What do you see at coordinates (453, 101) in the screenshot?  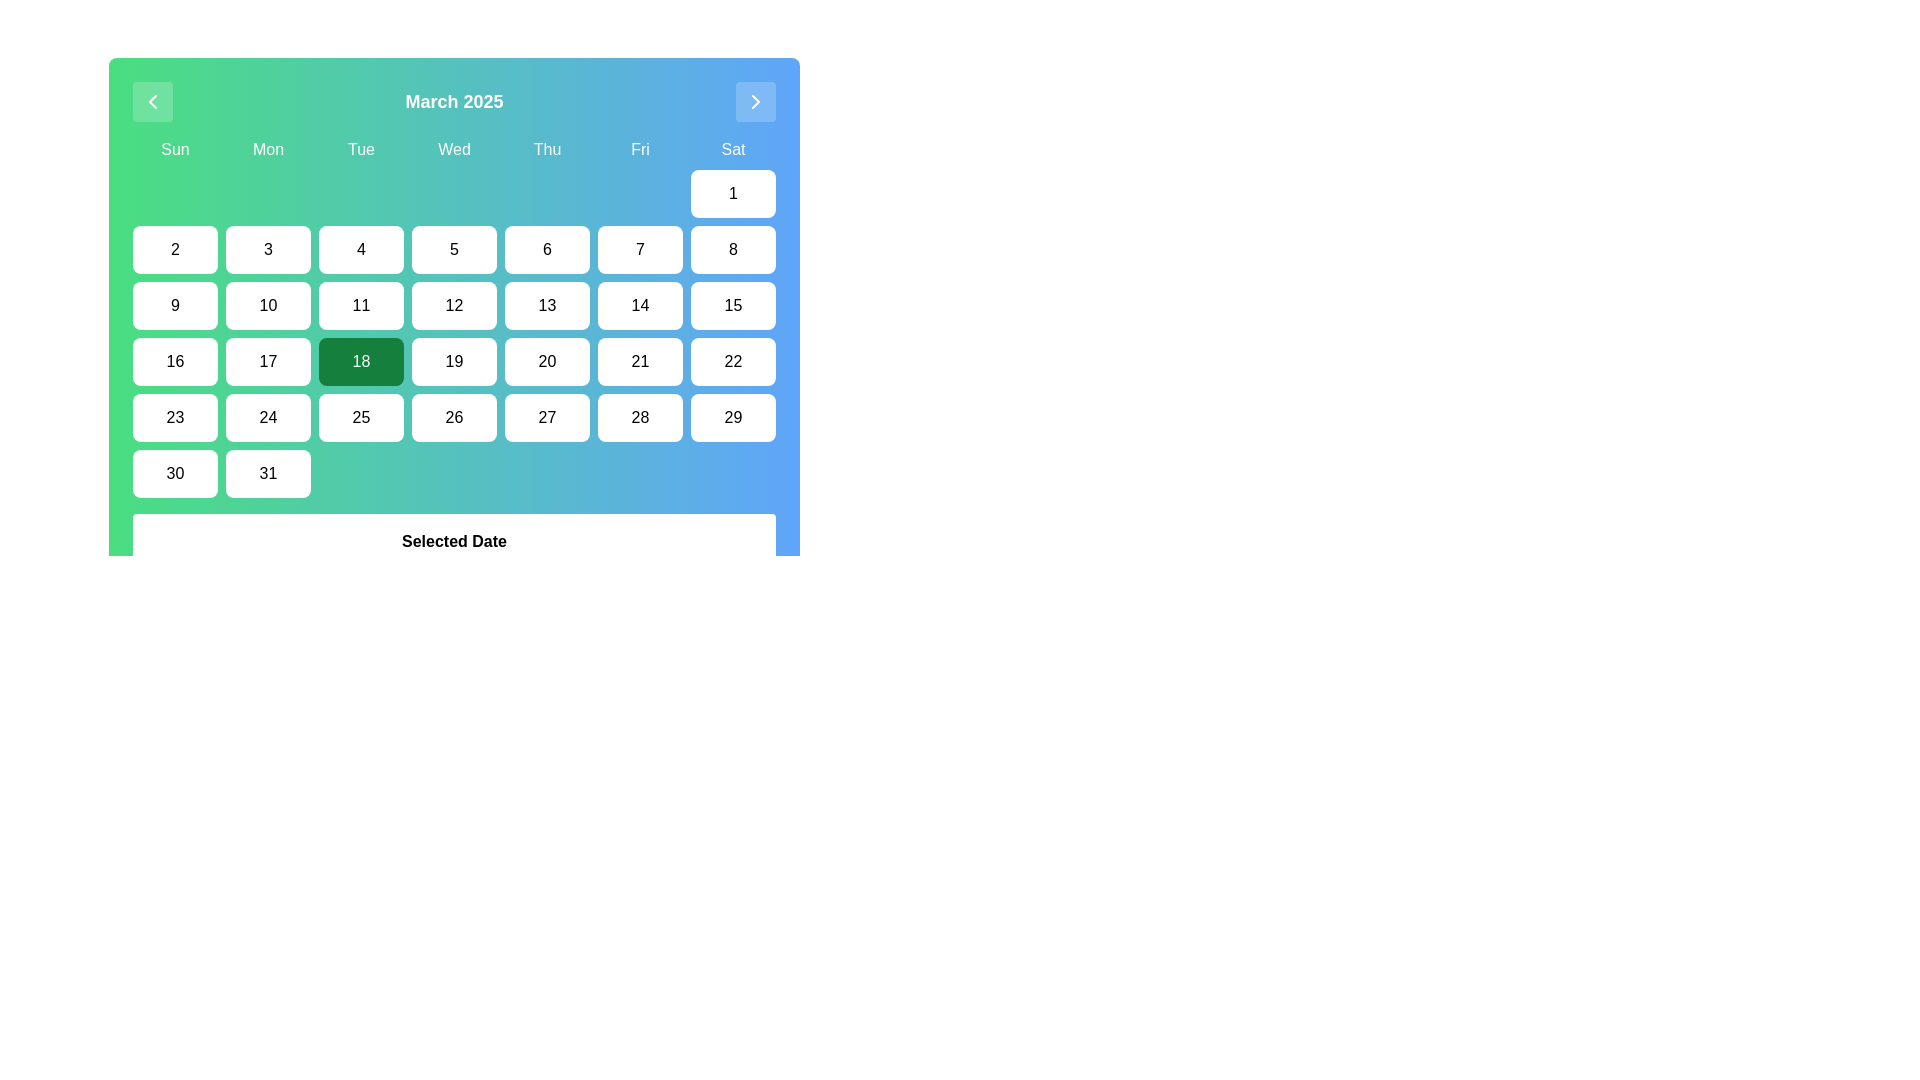 I see `the text label displaying 'March 2025' in bold, large white font, located in the header section of the calendar interface` at bounding box center [453, 101].